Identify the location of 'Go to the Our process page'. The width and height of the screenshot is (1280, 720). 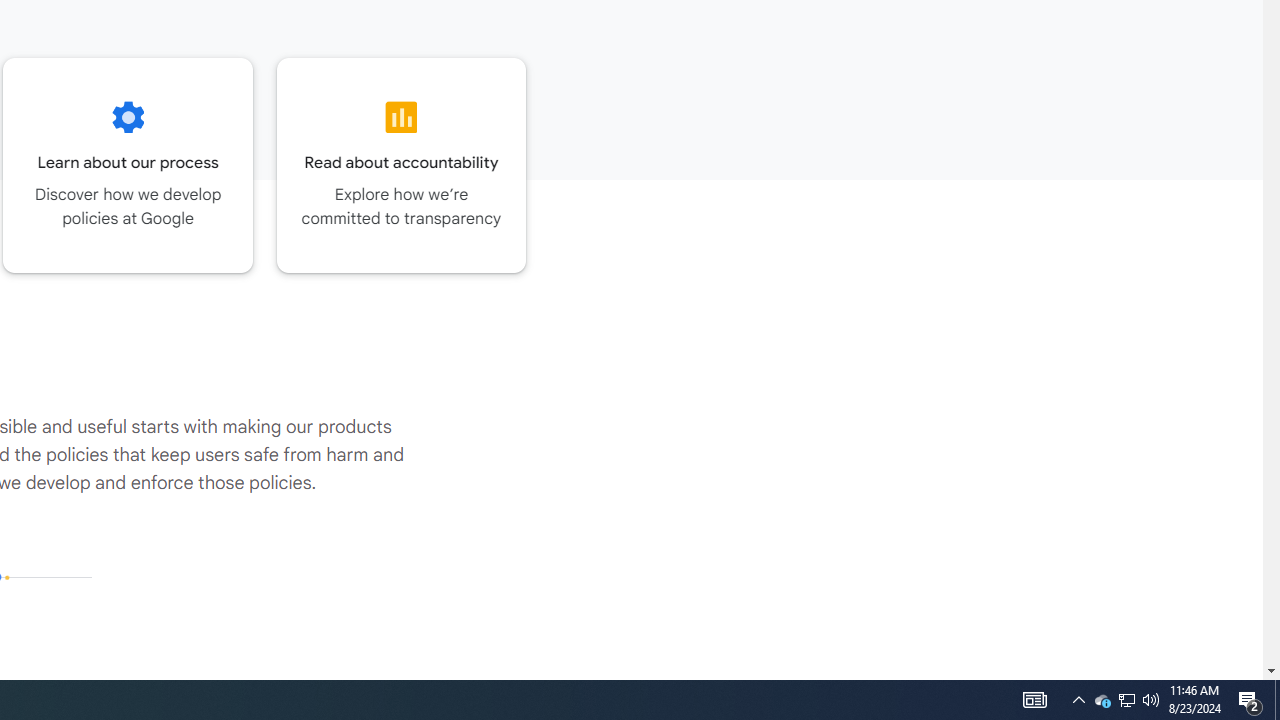
(127, 164).